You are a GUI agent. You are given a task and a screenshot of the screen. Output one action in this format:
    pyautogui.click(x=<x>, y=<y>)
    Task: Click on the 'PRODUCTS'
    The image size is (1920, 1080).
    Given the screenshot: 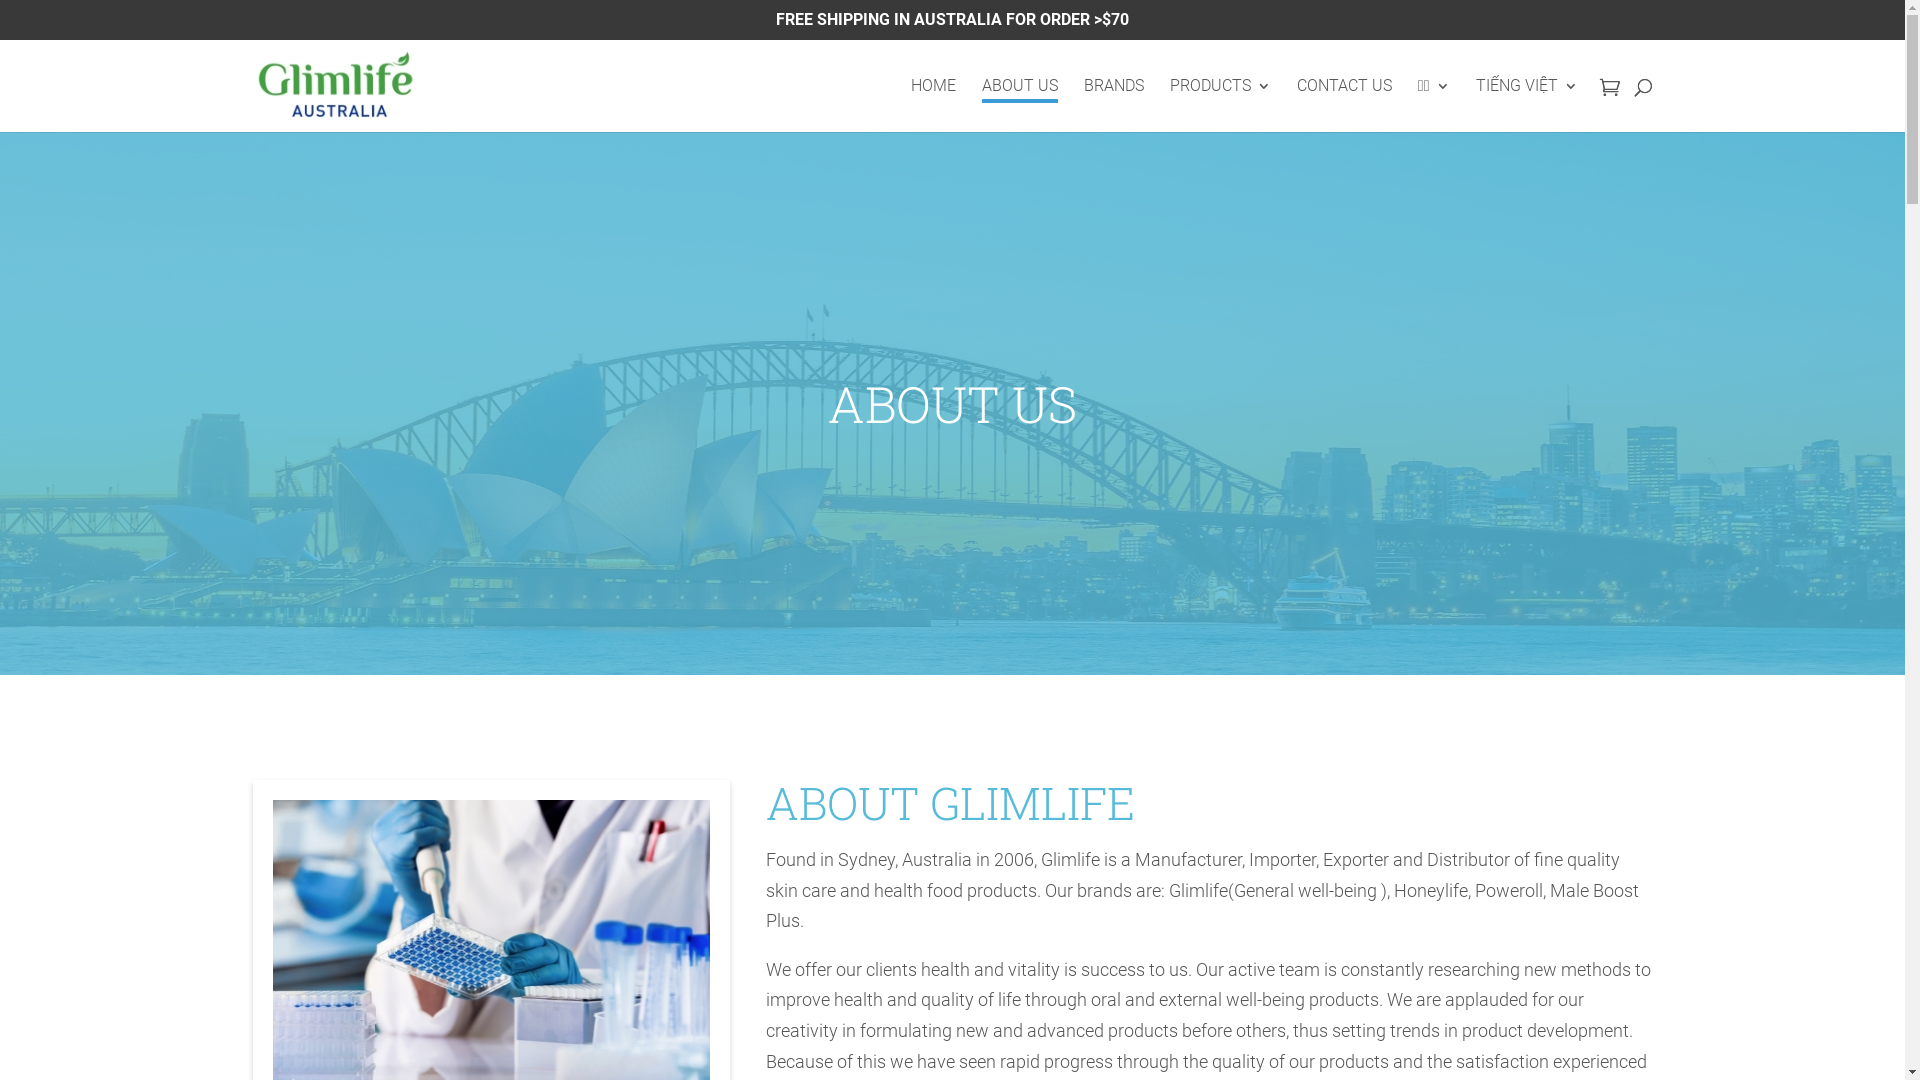 What is the action you would take?
    pyautogui.click(x=1219, y=105)
    